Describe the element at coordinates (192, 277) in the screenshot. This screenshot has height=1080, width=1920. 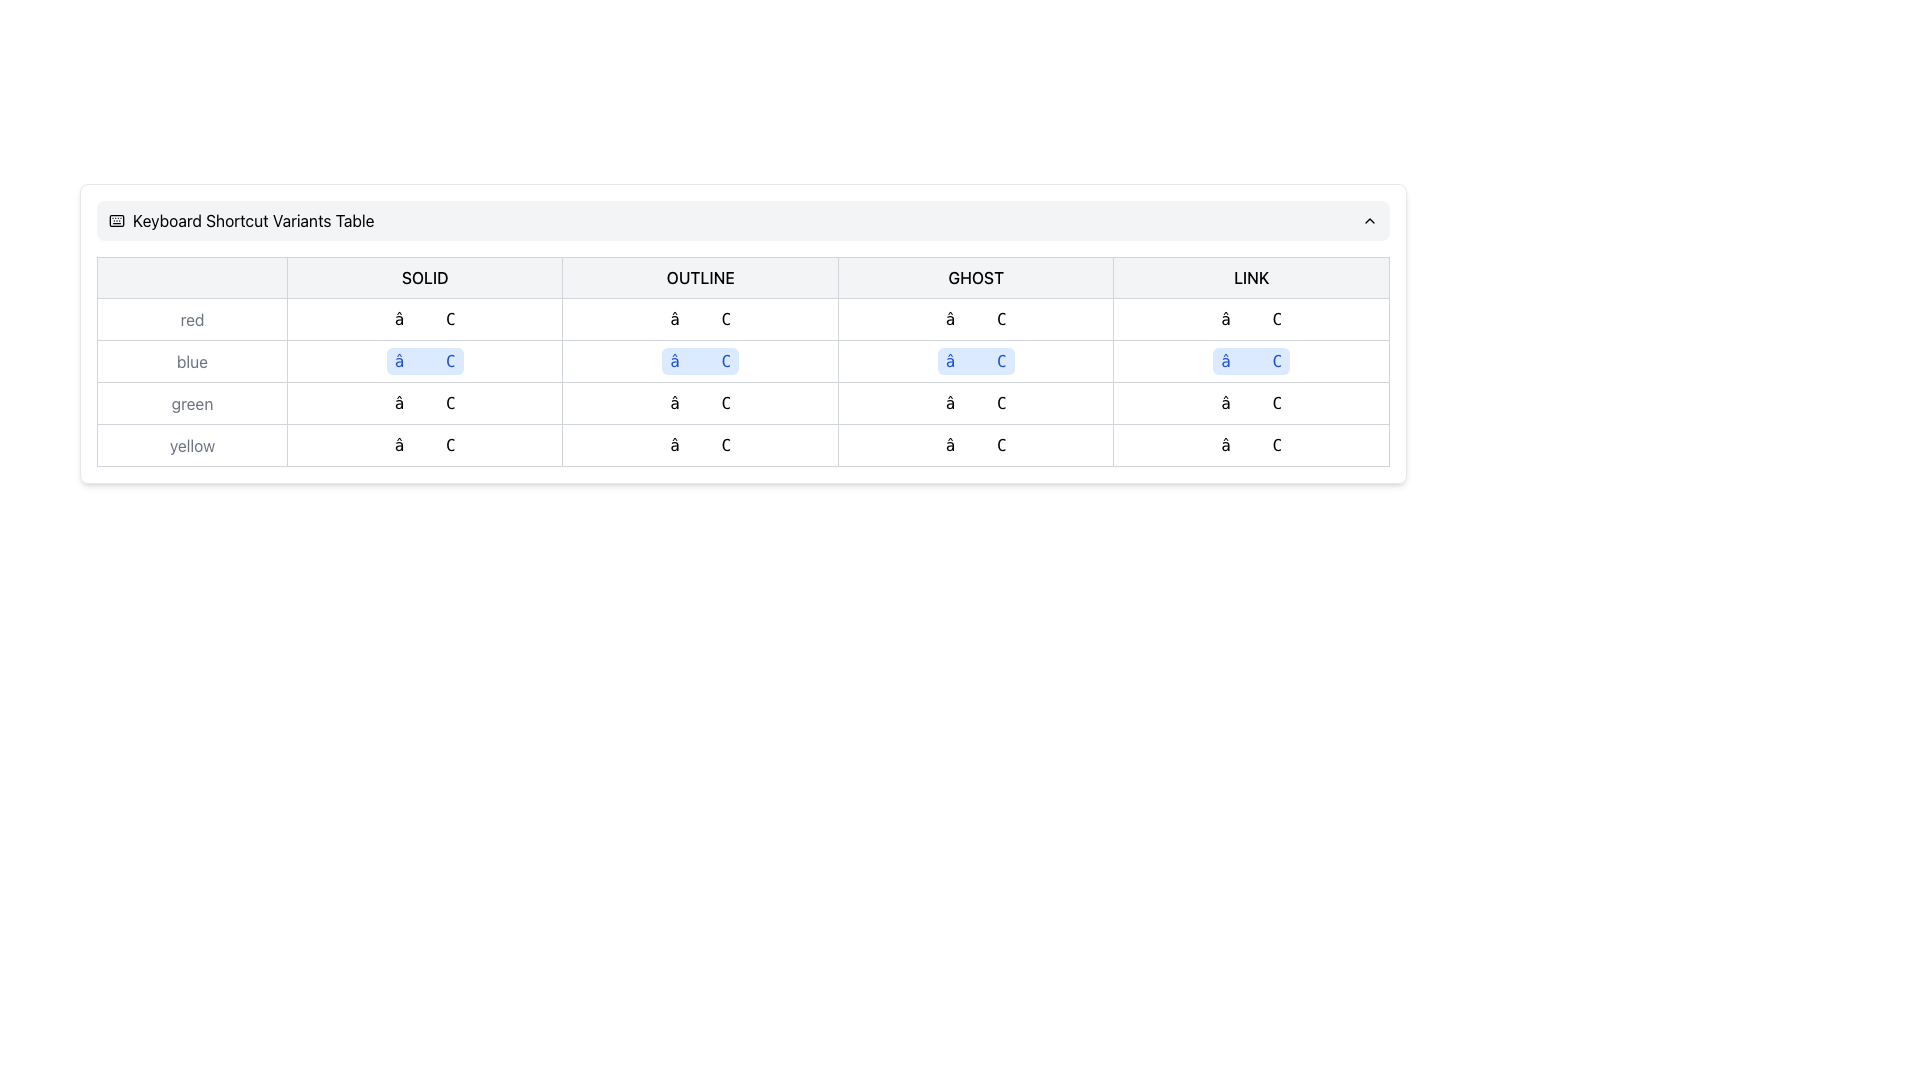
I see `the first rectangular placeholder box with a gray border in a horizontal layout of buttons, located on the far left` at that location.